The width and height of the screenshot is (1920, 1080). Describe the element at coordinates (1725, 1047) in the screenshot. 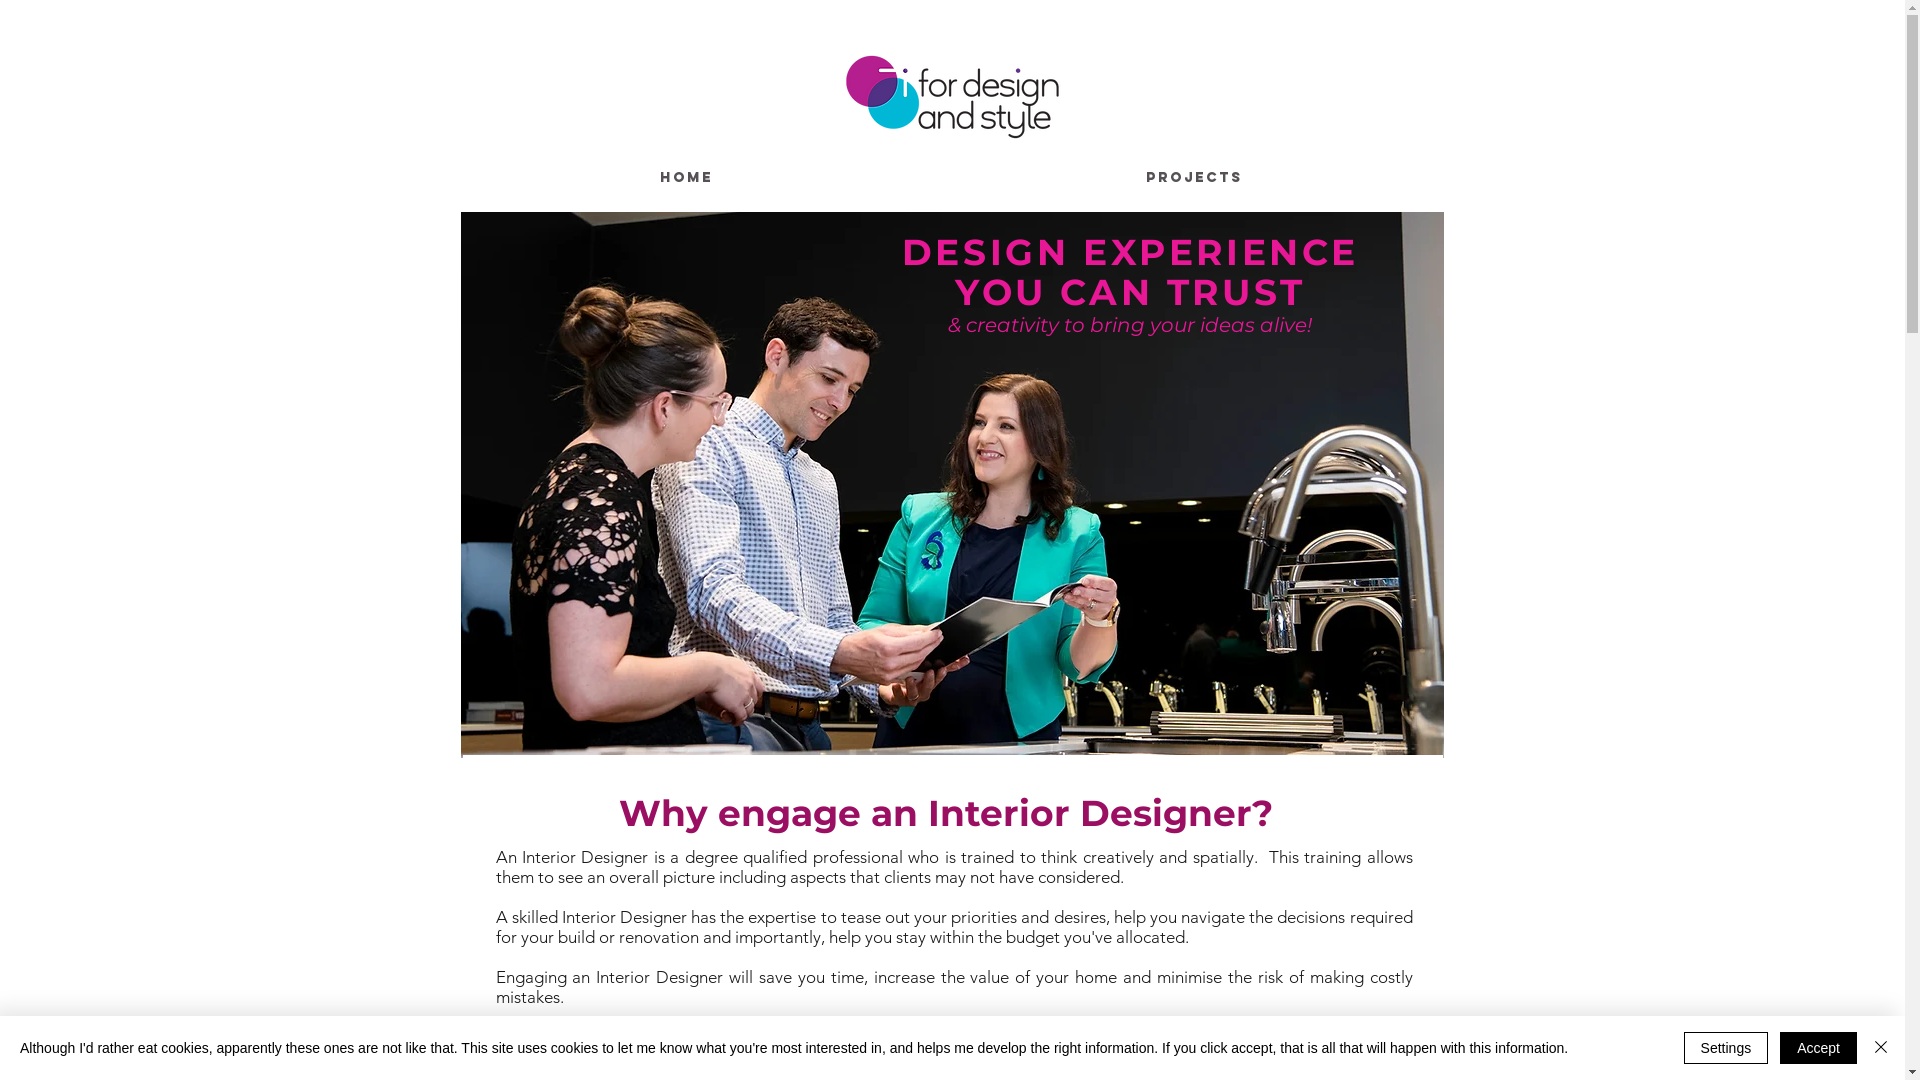

I see `'Settings'` at that location.